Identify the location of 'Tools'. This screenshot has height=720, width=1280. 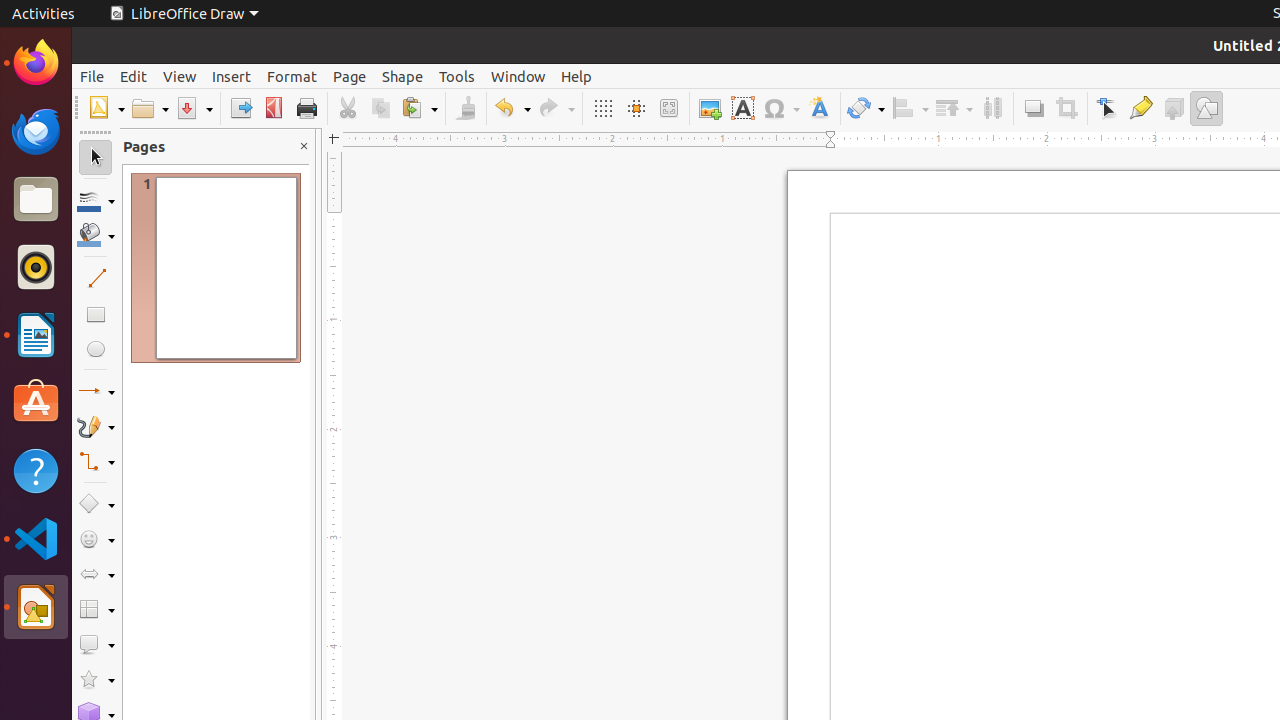
(455, 75).